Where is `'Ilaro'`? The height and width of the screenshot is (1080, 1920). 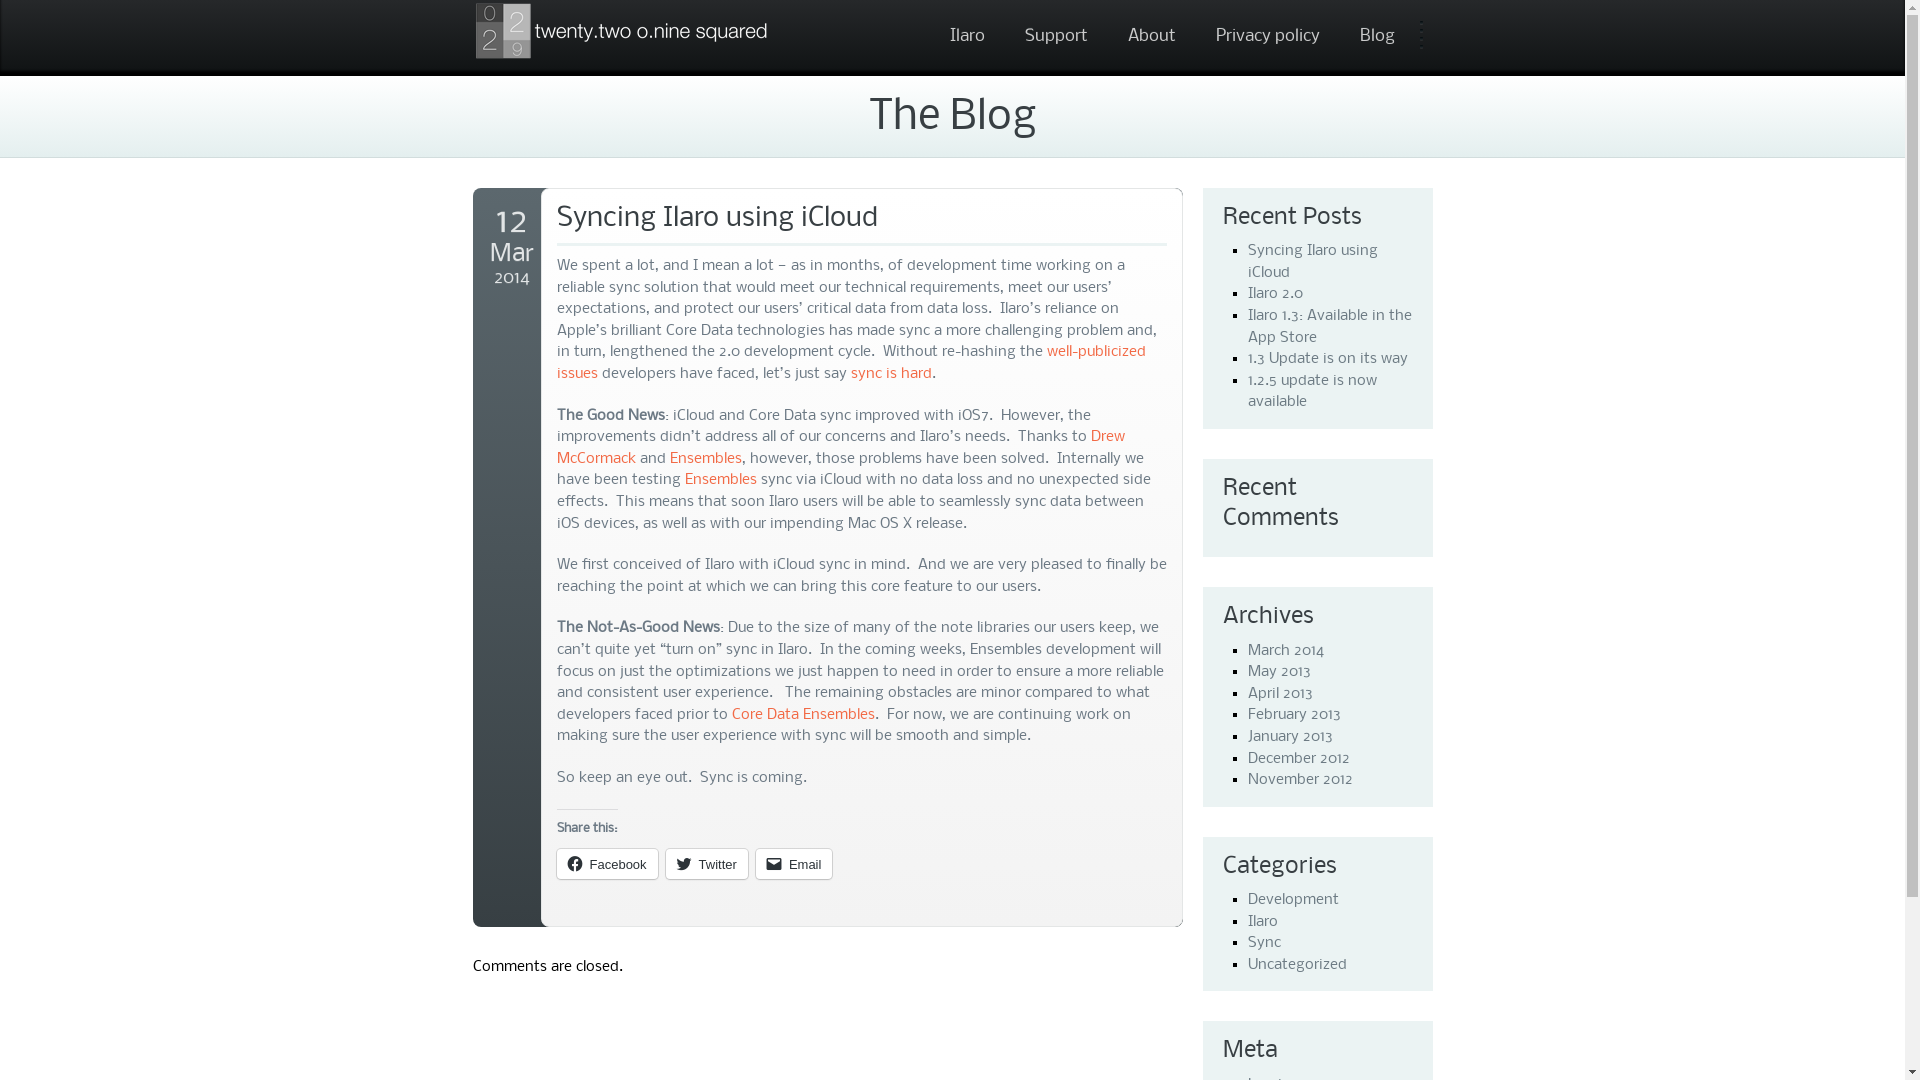
'Ilaro' is located at coordinates (933, 35).